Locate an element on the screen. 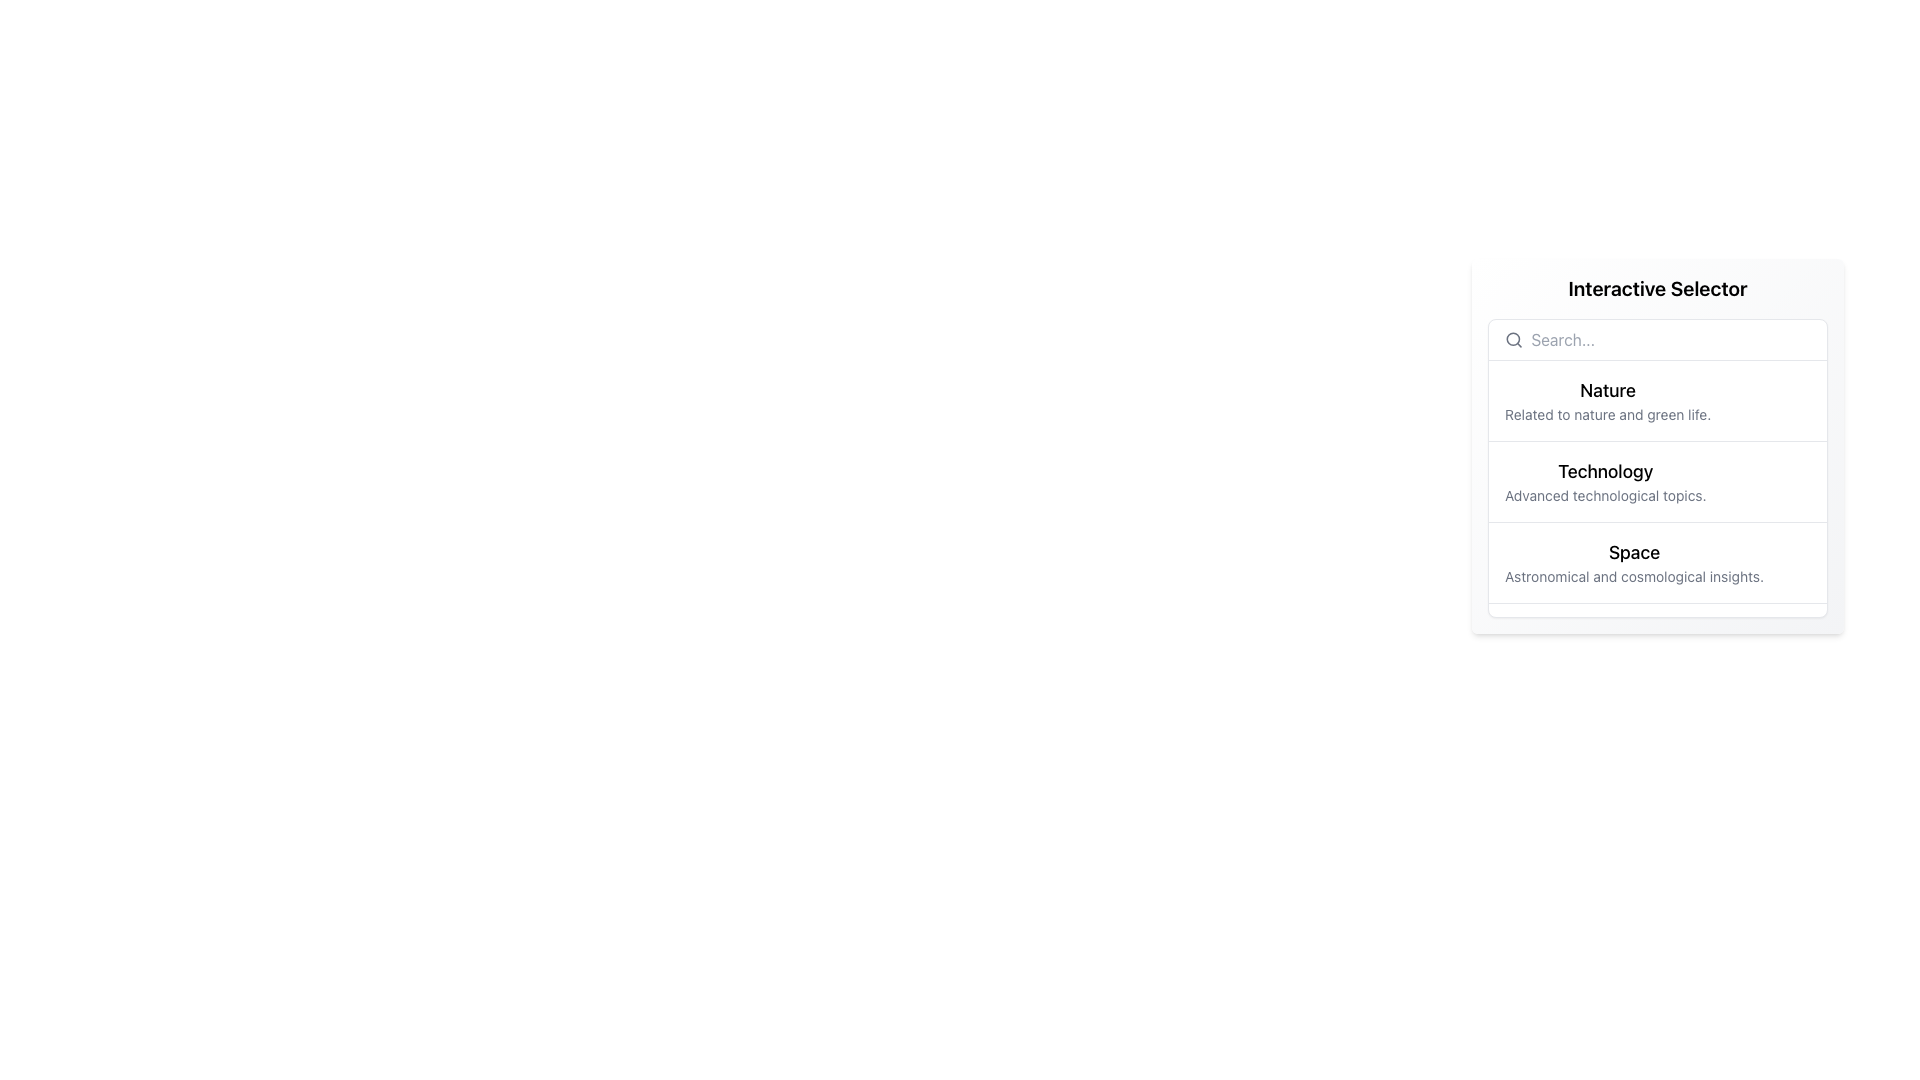 The width and height of the screenshot is (1920, 1080). the gray magnifying glass icon located at the left side of the white search bar, which is positioned at the top of the panel is located at coordinates (1514, 338).